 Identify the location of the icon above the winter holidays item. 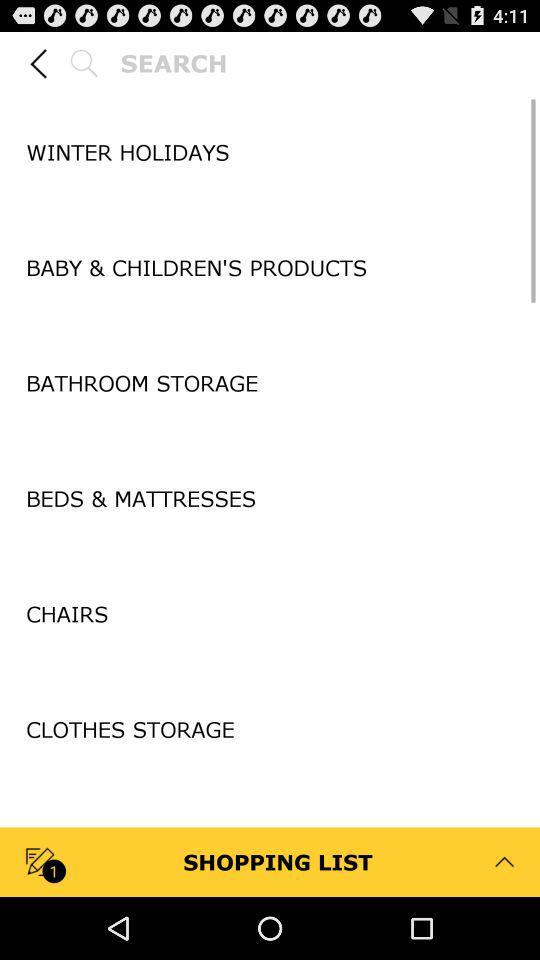
(270, 95).